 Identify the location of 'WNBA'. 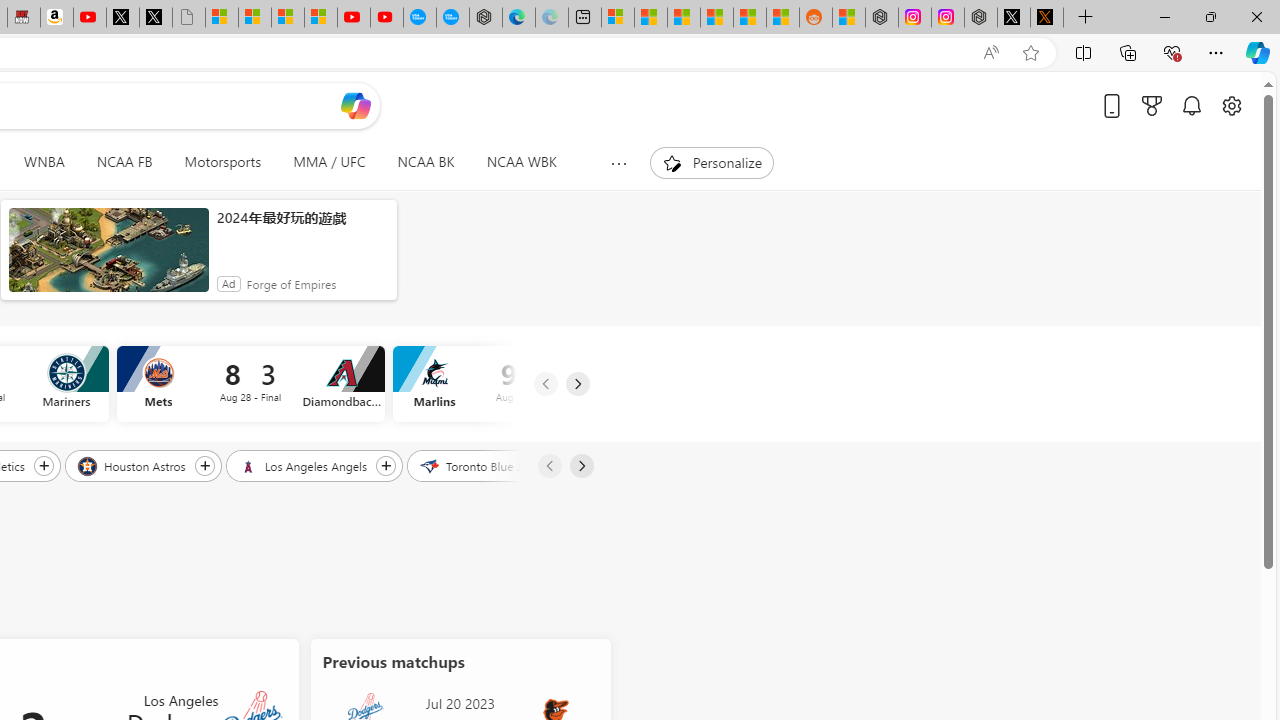
(44, 162).